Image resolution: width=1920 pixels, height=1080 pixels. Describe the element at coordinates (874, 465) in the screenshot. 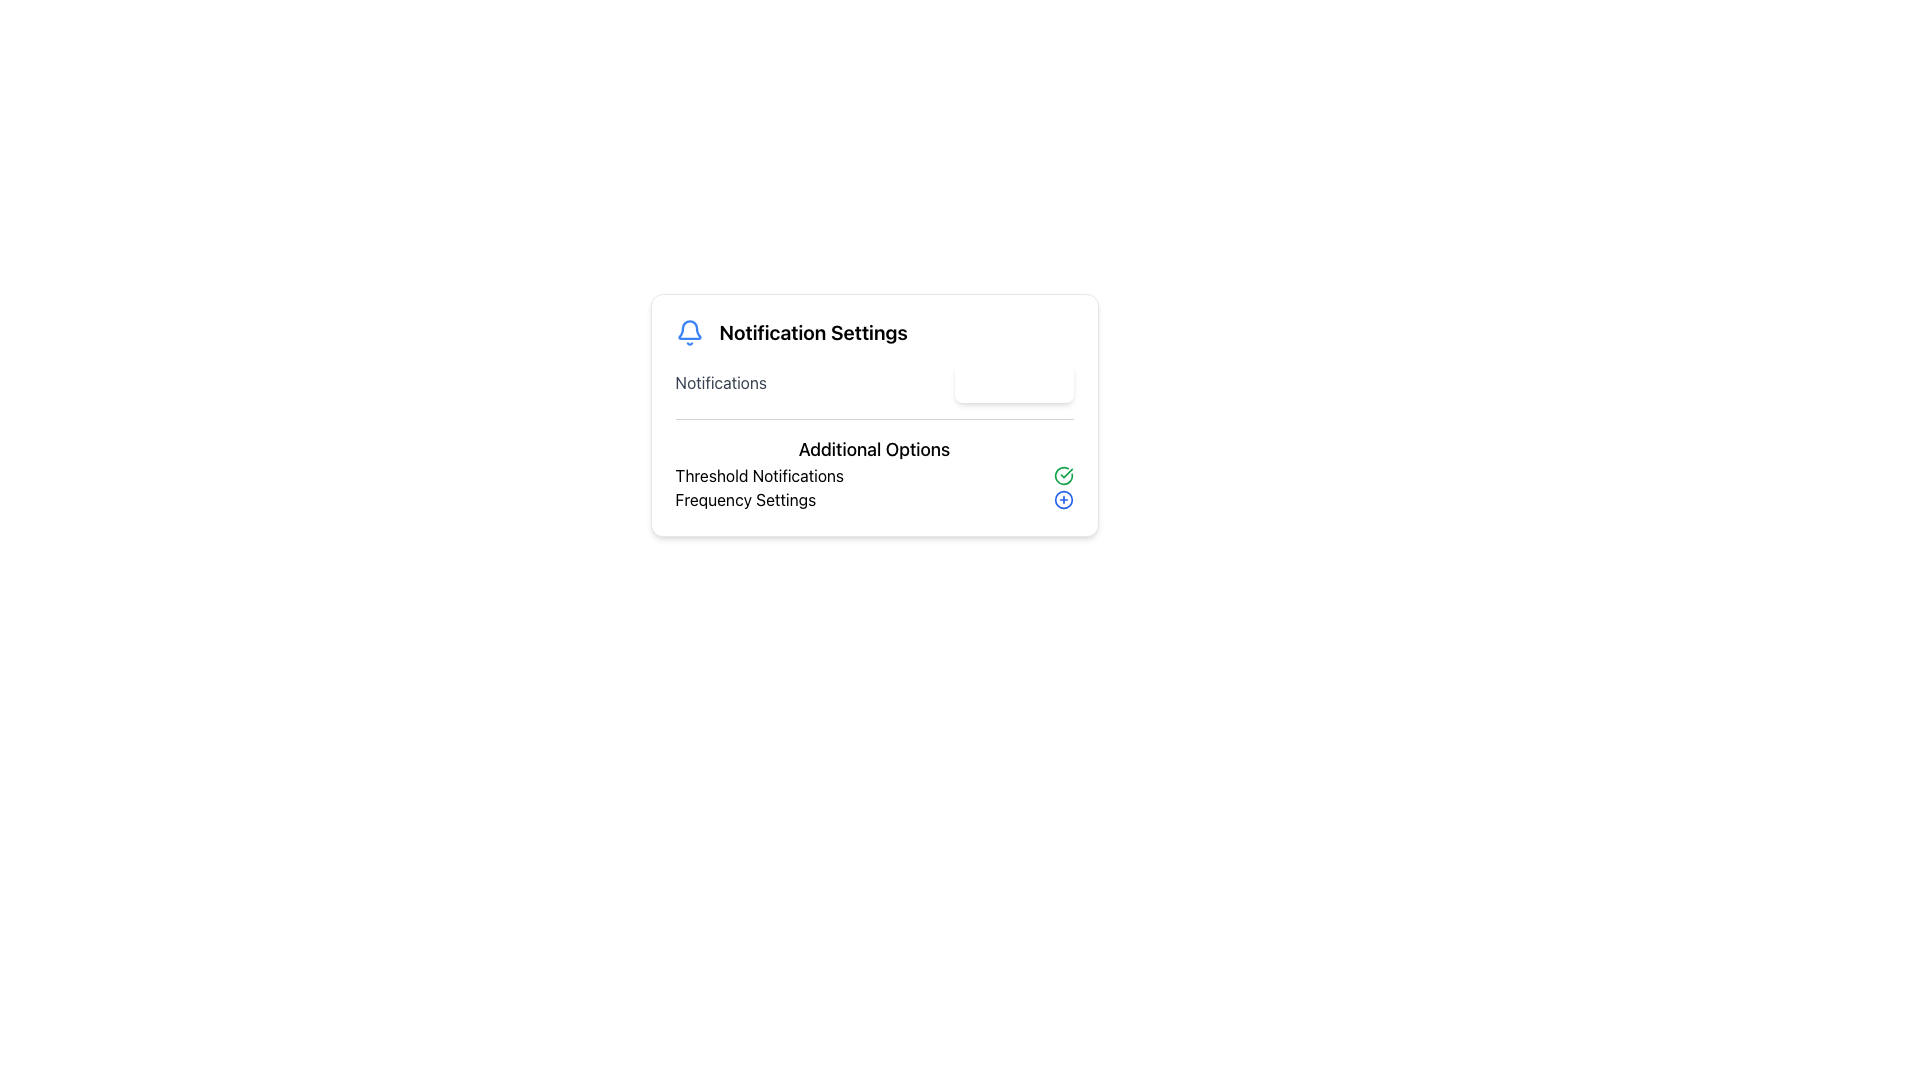

I see `text content of the Settings block located in the 'Notification Settings' section, positioned below the 'Notifications' toggle option` at that location.